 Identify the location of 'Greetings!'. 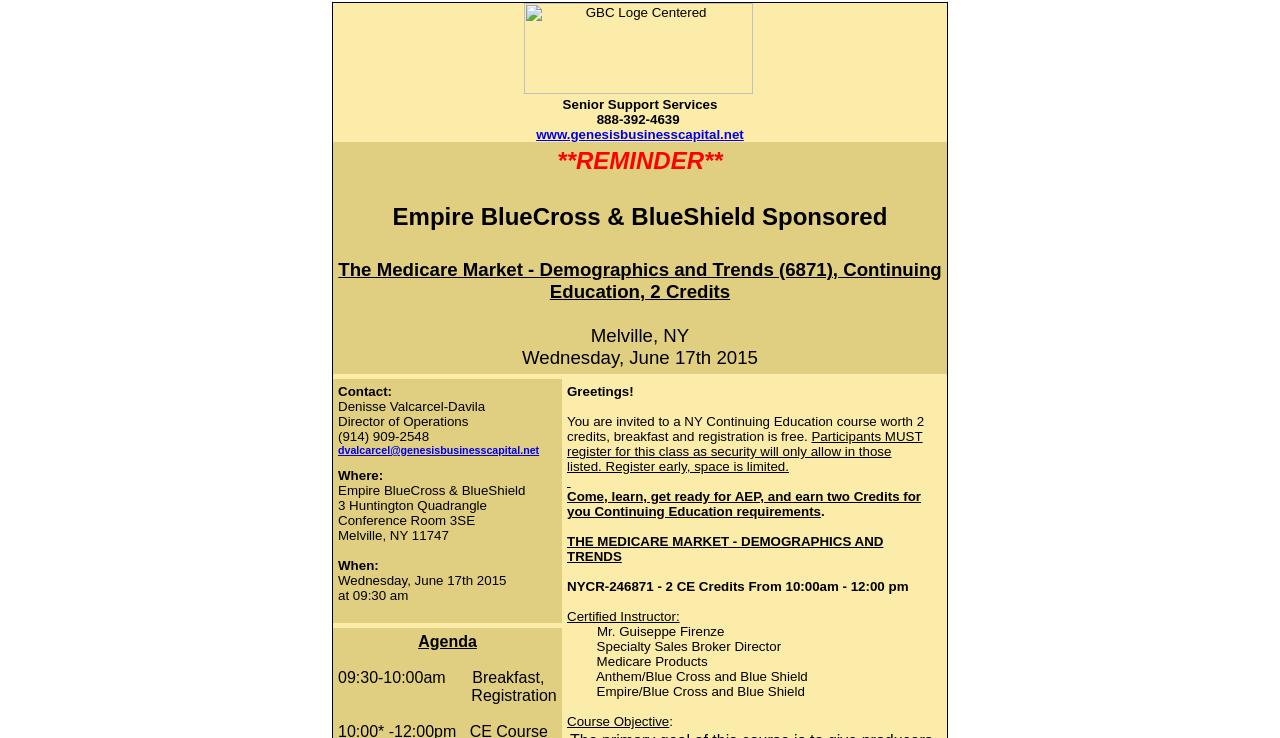
(599, 390).